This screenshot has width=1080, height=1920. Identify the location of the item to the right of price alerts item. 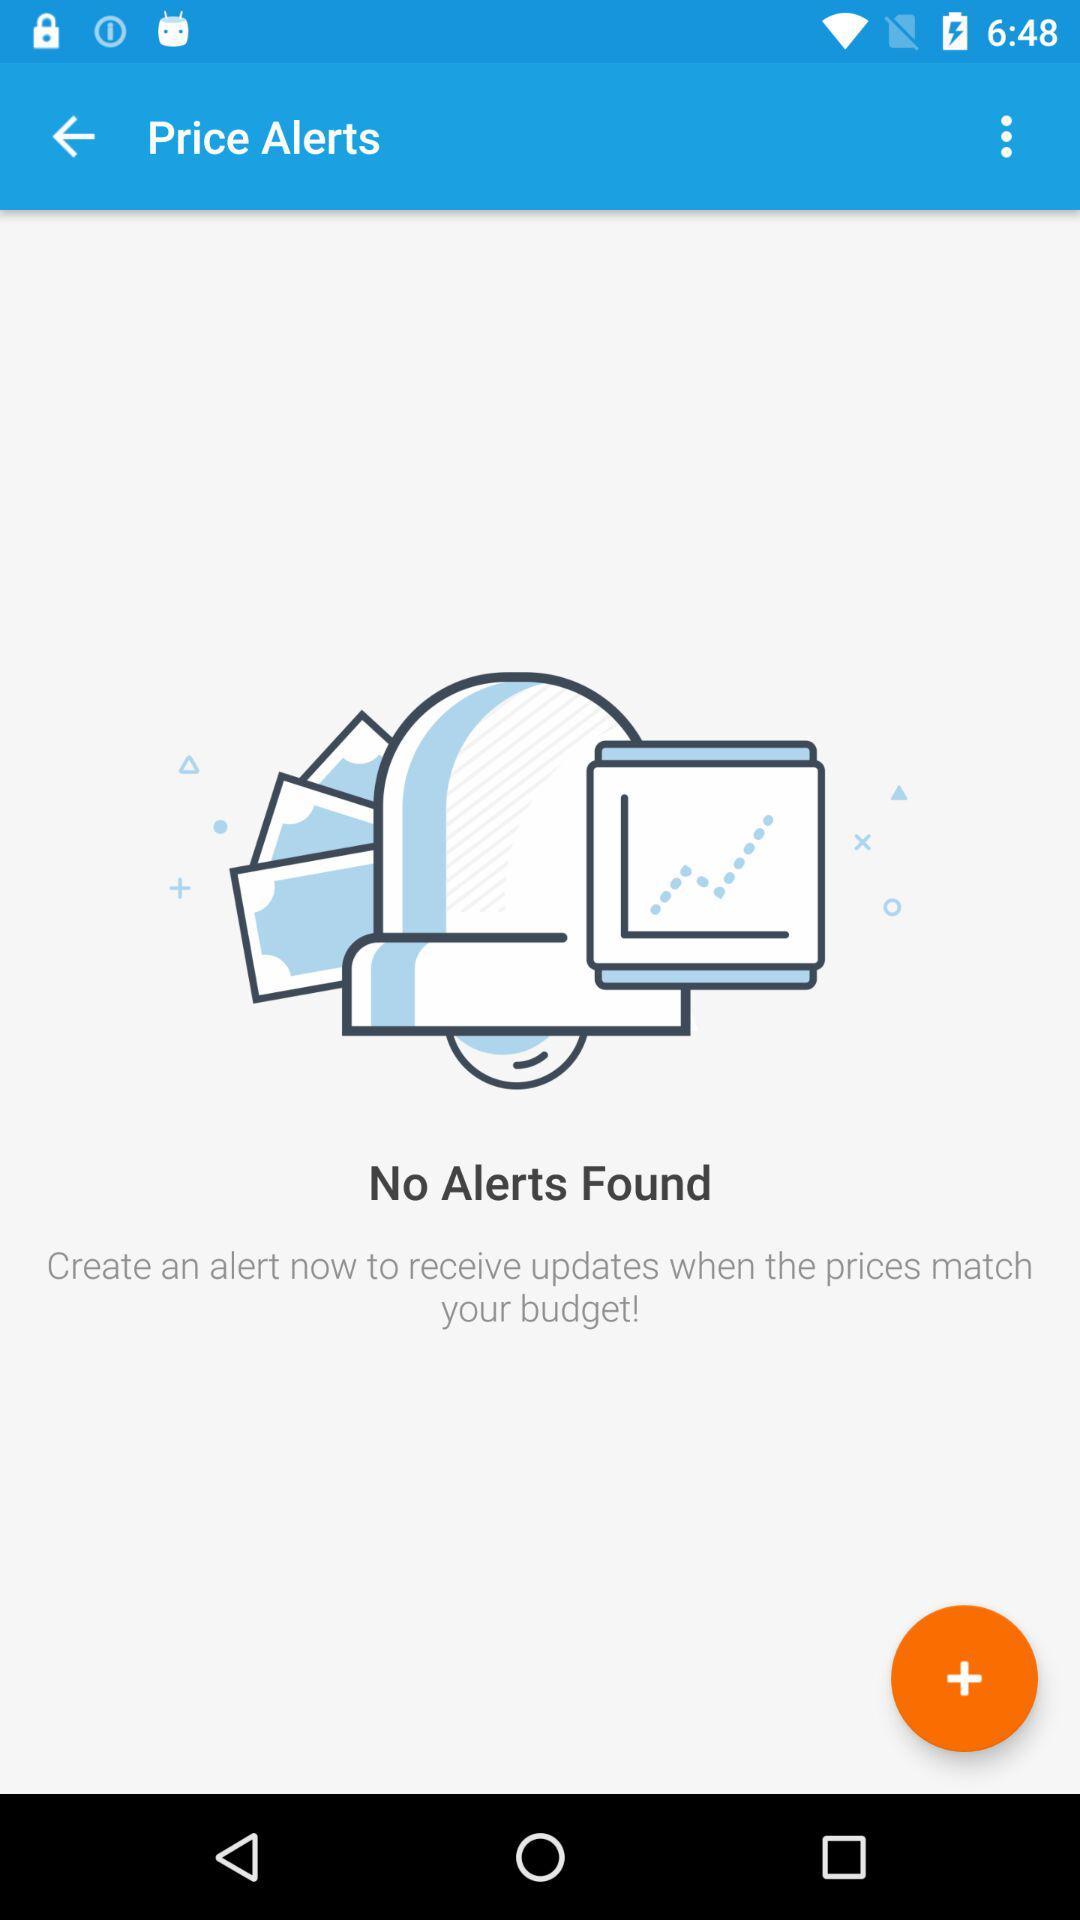
(1006, 135).